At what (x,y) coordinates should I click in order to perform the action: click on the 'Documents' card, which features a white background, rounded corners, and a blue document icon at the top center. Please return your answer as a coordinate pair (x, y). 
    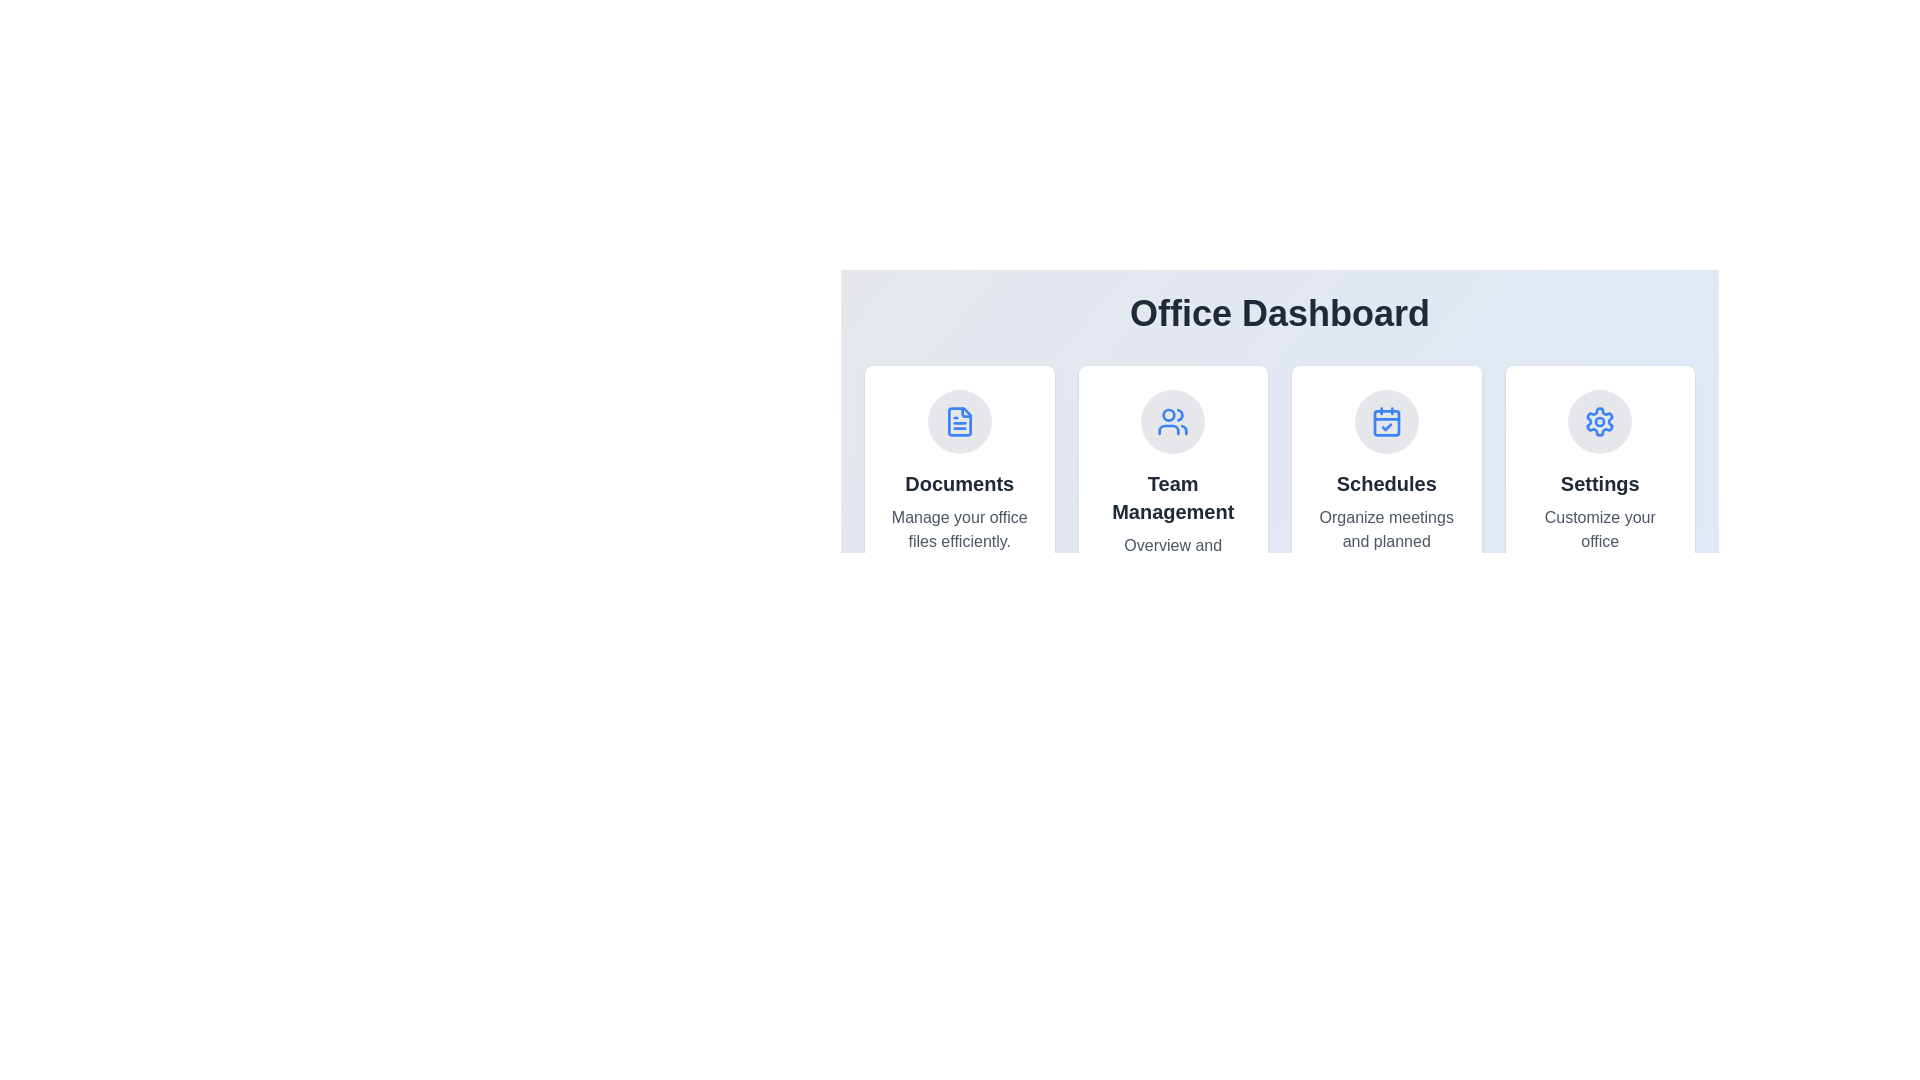
    Looking at the image, I should click on (958, 496).